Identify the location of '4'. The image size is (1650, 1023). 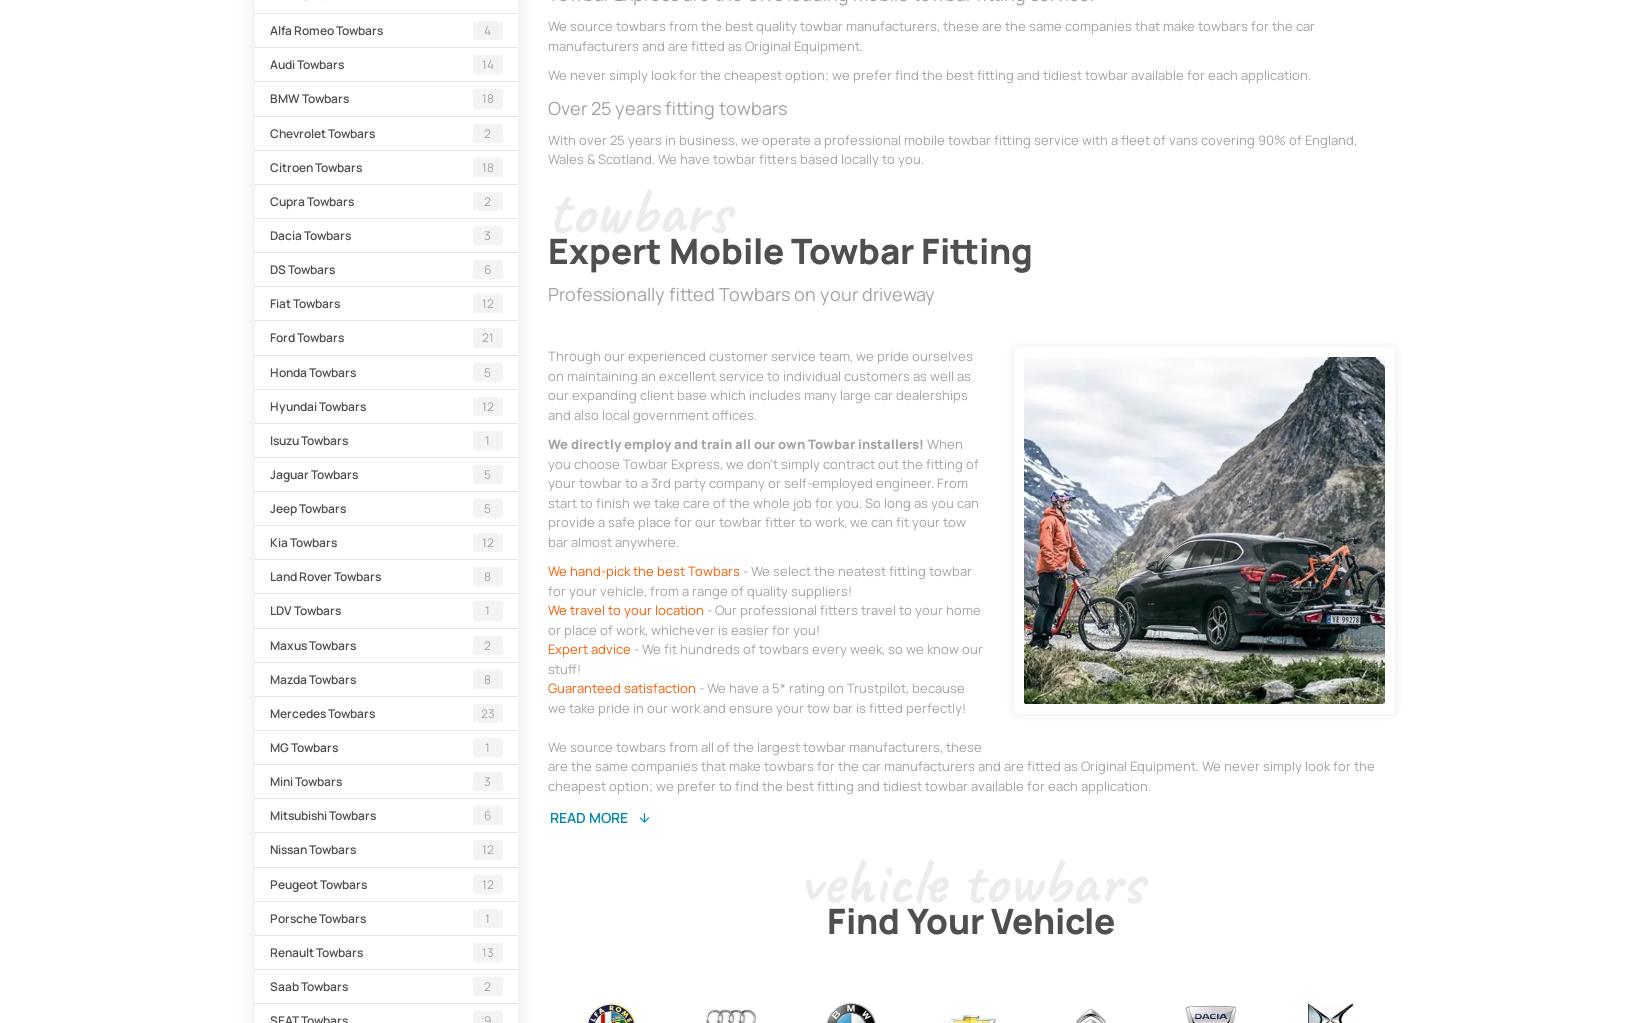
(486, 30).